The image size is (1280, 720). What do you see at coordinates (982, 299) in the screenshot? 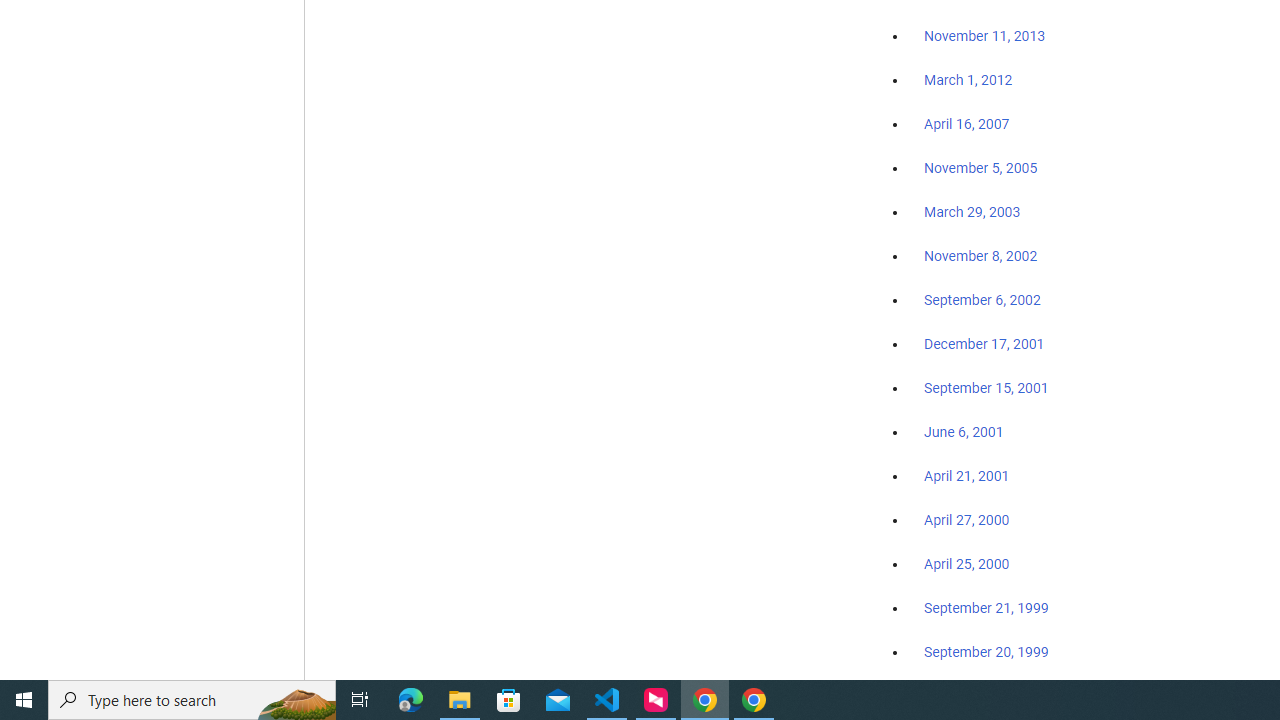
I see `'September 6, 2002'` at bounding box center [982, 299].